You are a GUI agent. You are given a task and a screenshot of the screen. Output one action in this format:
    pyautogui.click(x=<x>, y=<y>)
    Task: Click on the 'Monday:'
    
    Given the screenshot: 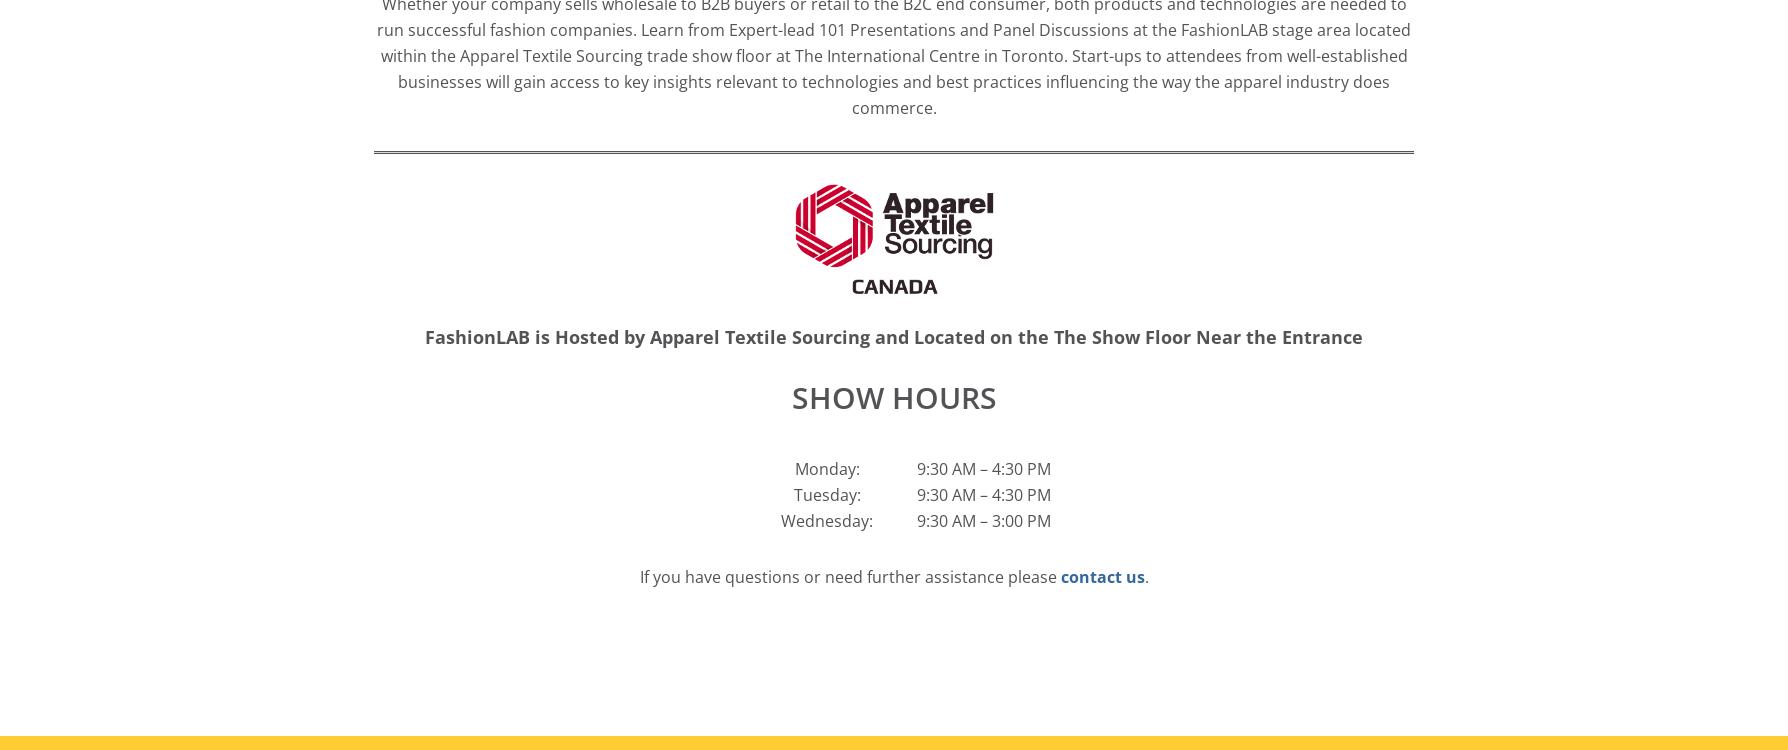 What is the action you would take?
    pyautogui.click(x=793, y=467)
    